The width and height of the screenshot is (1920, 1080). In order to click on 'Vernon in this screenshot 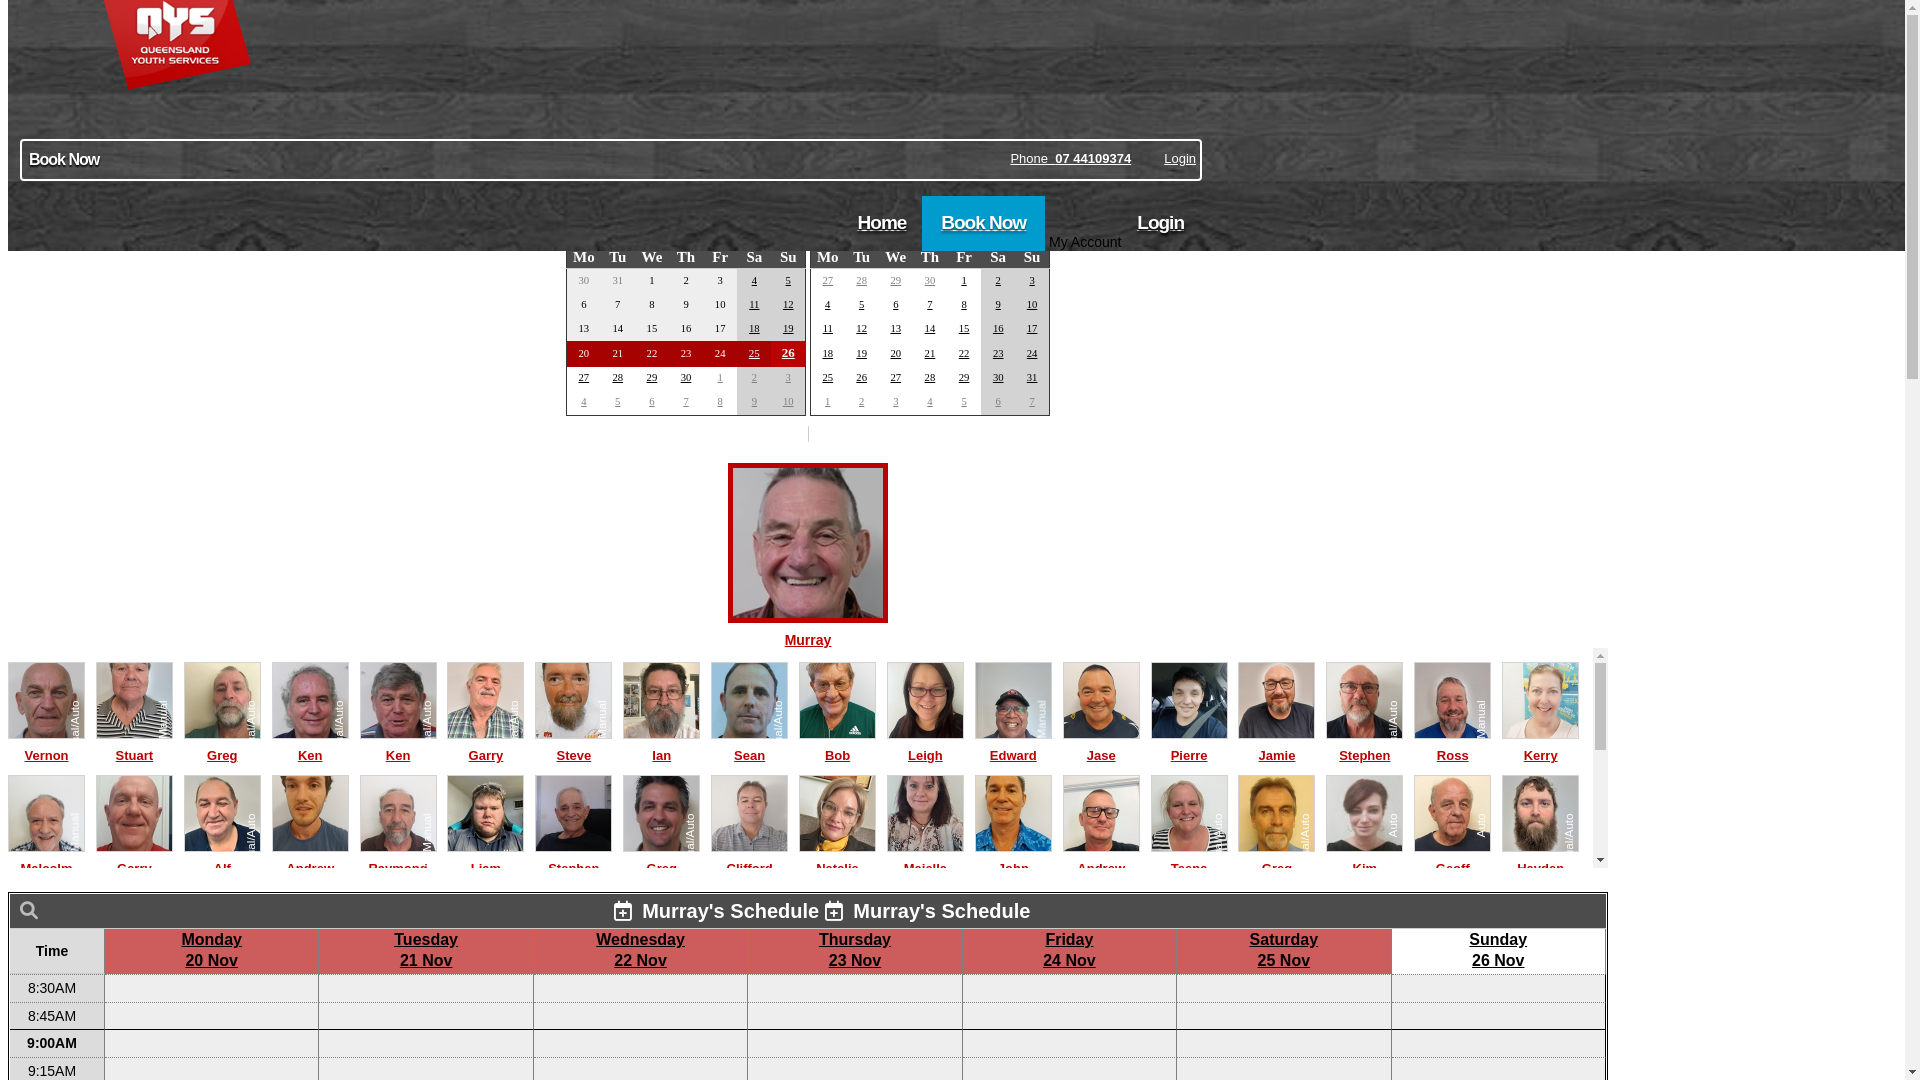, I will do `click(46, 745)`.